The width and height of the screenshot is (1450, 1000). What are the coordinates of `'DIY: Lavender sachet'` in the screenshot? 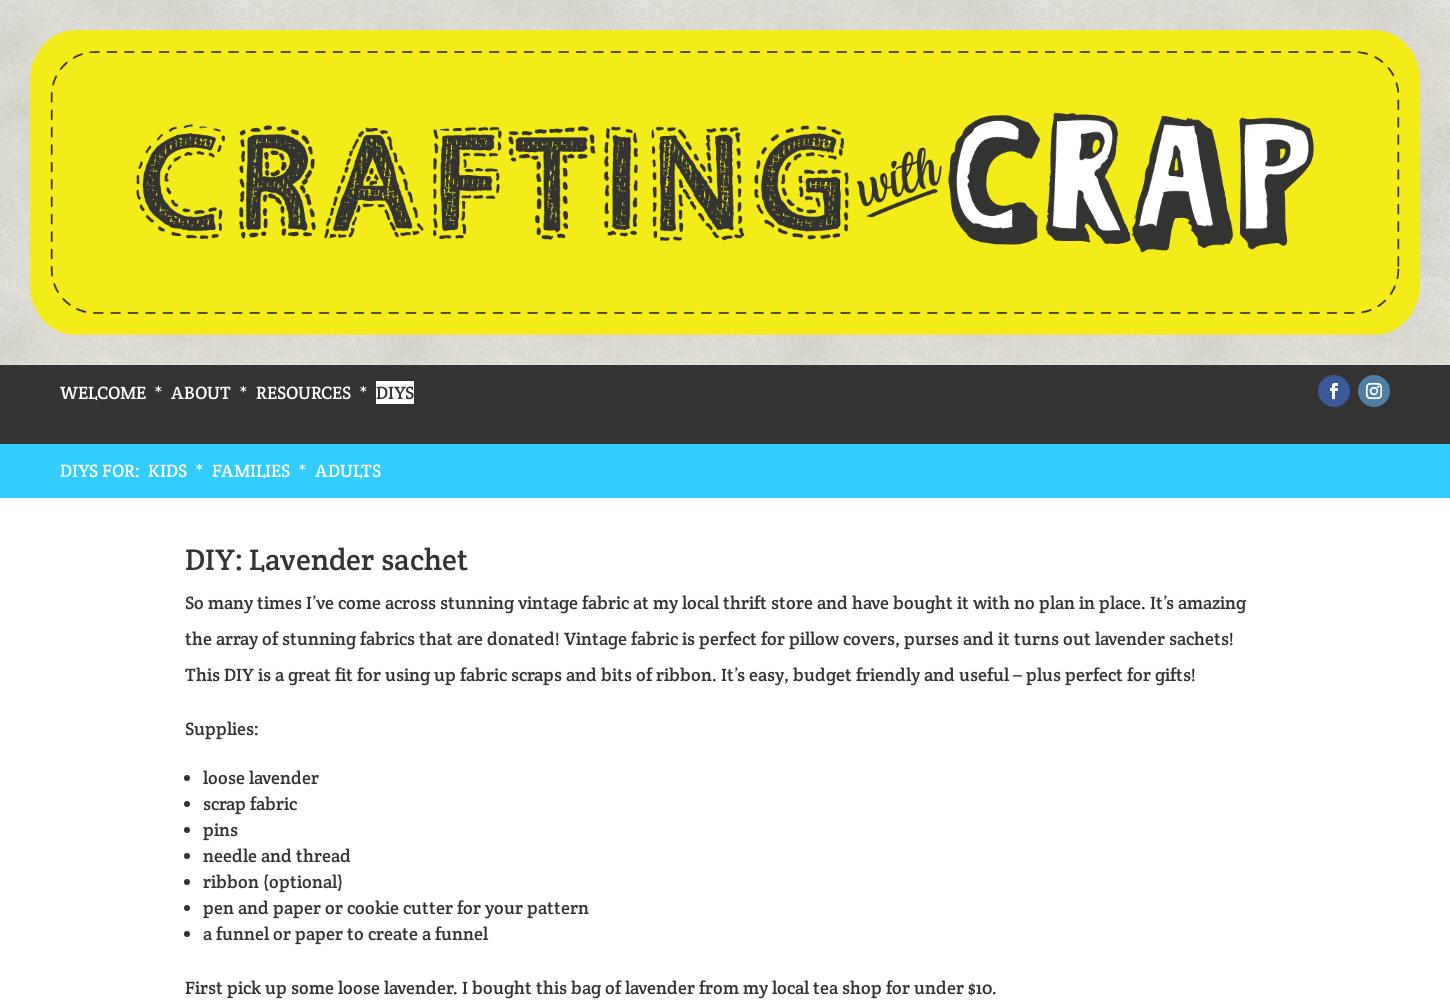 It's located at (326, 558).